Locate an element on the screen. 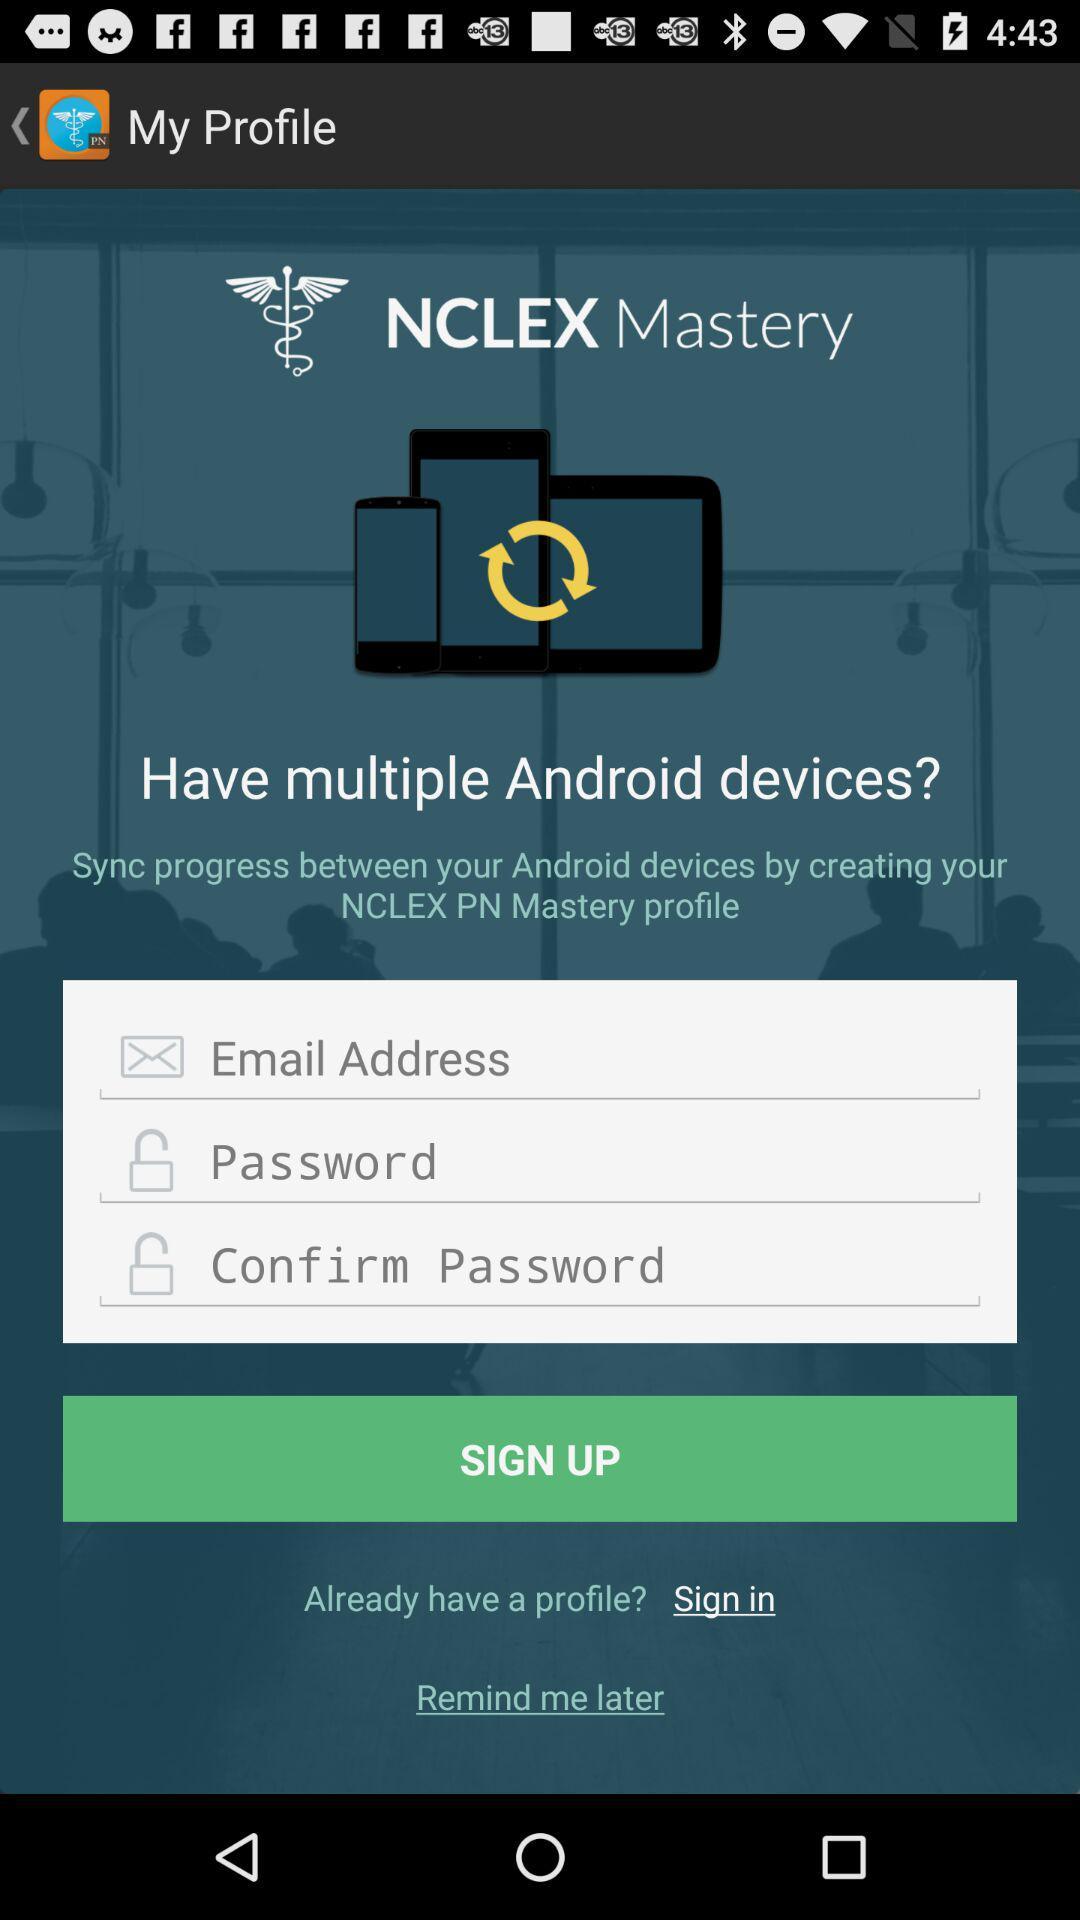  item above the already have a item is located at coordinates (540, 1458).